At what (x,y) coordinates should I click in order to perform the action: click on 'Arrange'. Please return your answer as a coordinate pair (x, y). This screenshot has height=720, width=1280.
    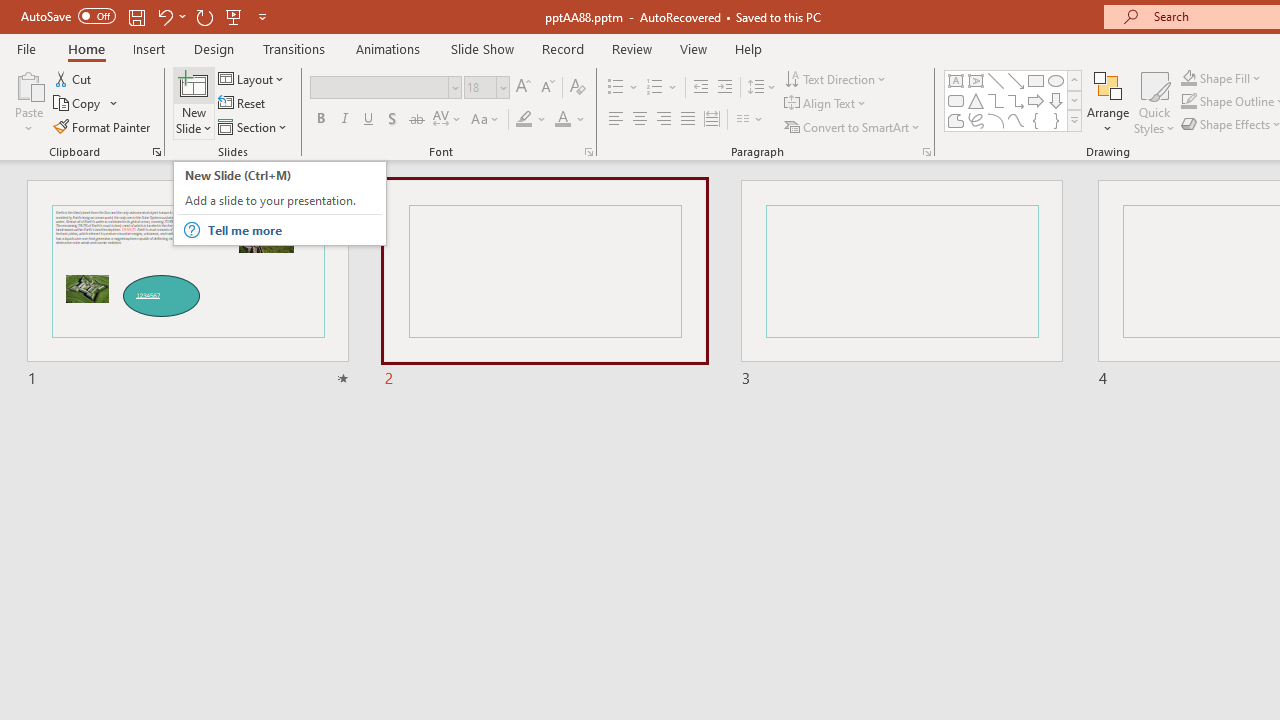
    Looking at the image, I should click on (1107, 103).